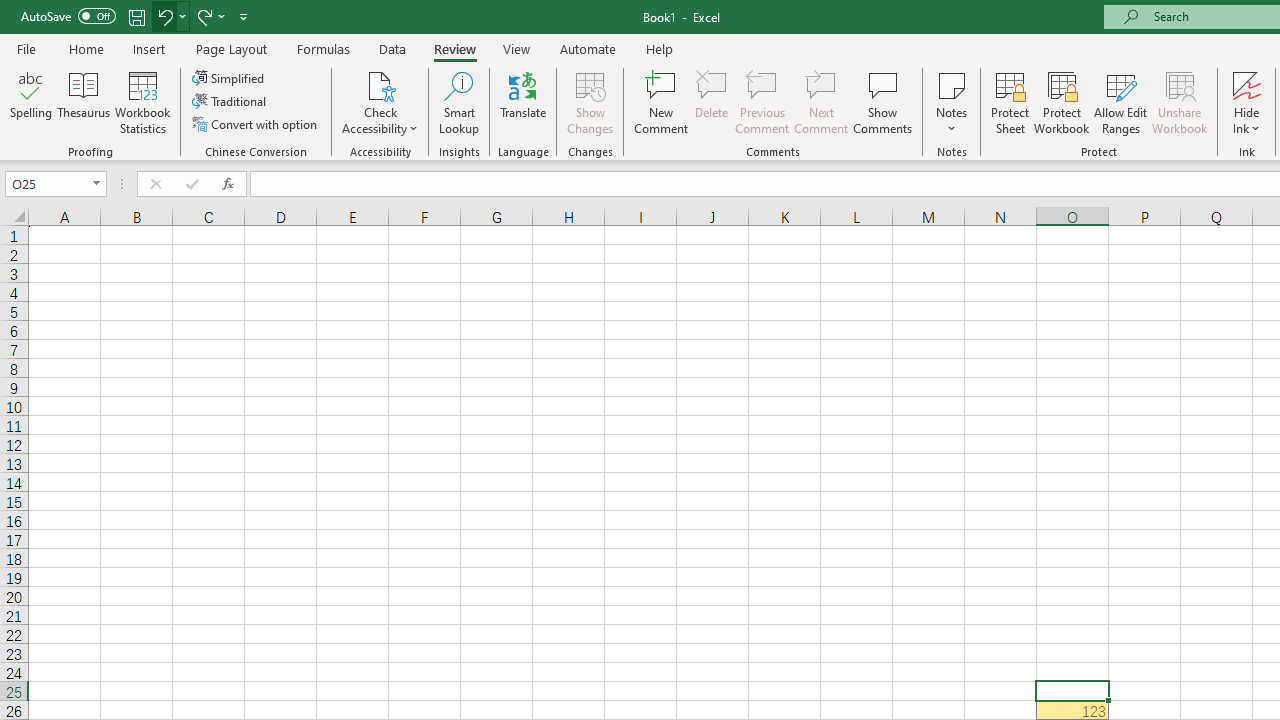 Image resolution: width=1280 pixels, height=720 pixels. What do you see at coordinates (255, 124) in the screenshot?
I see `'Convert with option'` at bounding box center [255, 124].